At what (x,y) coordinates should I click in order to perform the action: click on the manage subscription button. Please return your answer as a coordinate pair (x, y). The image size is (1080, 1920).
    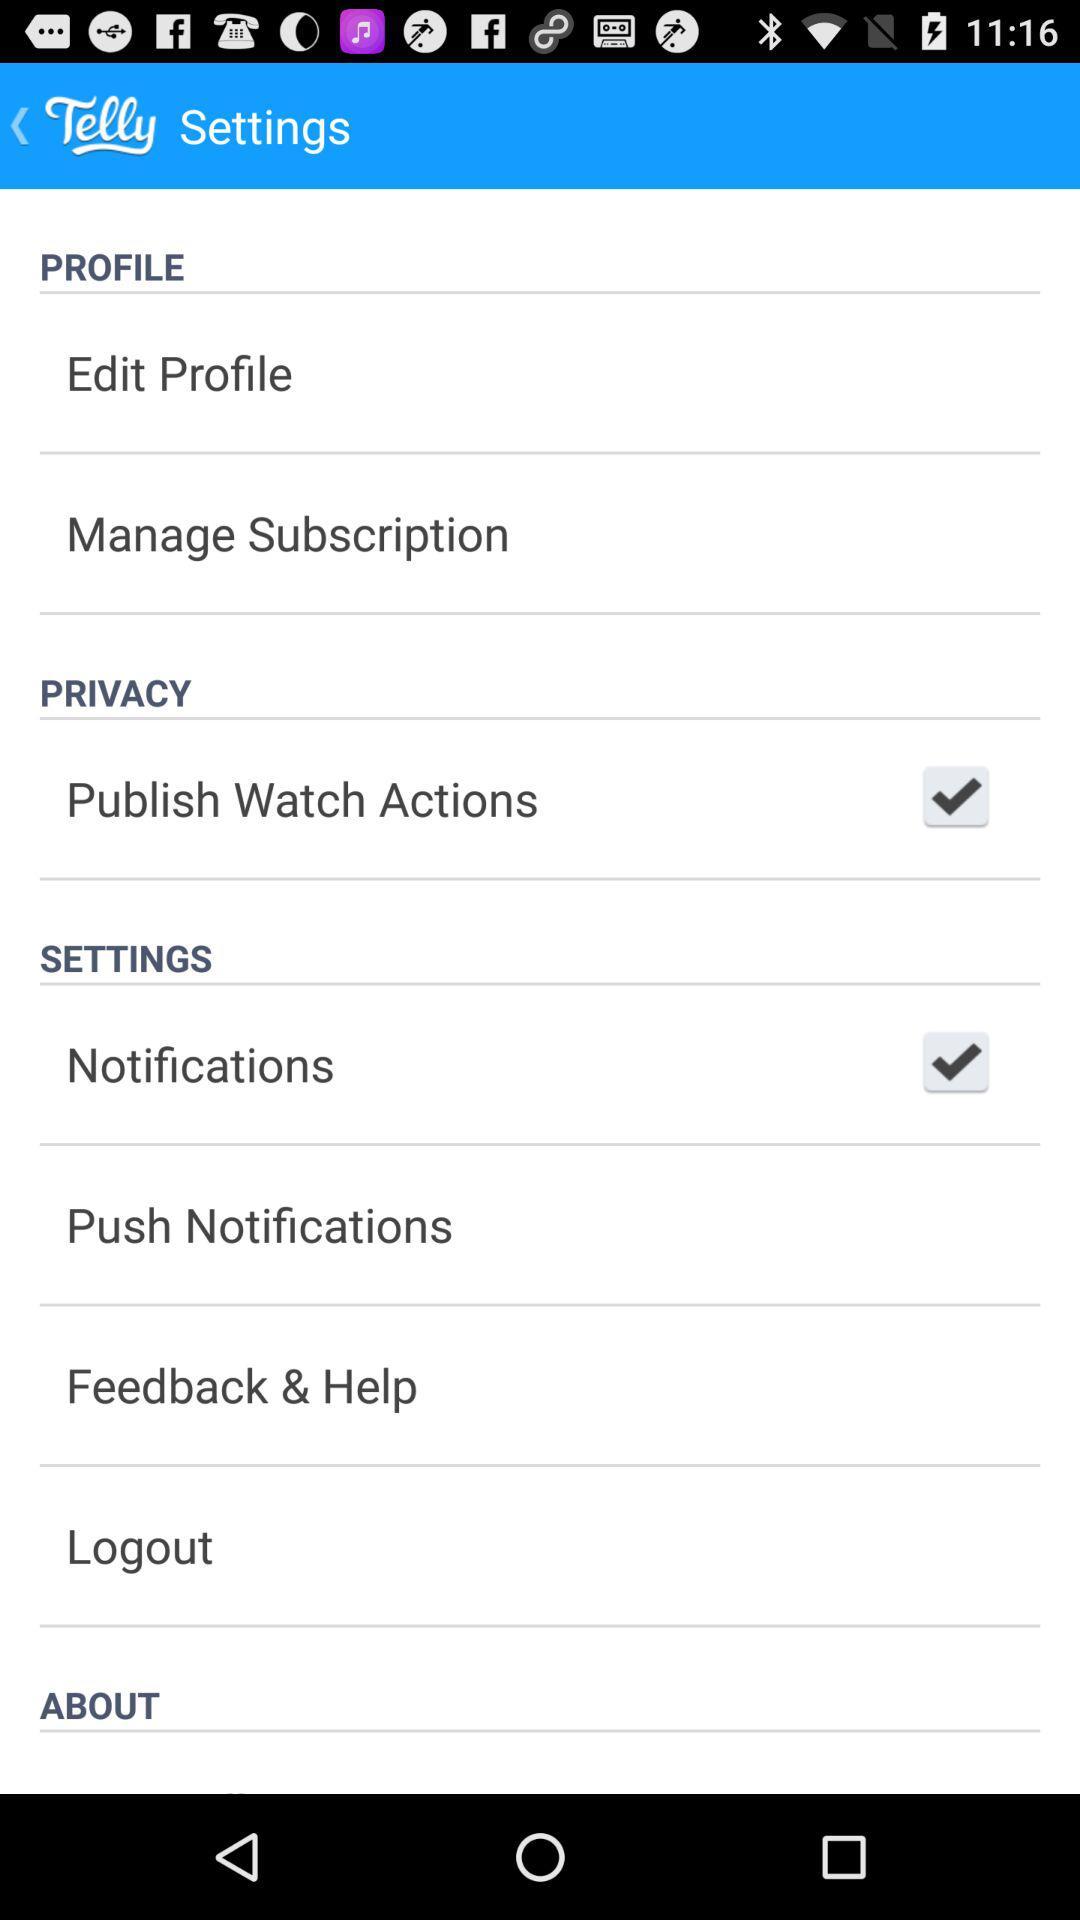
    Looking at the image, I should click on (540, 533).